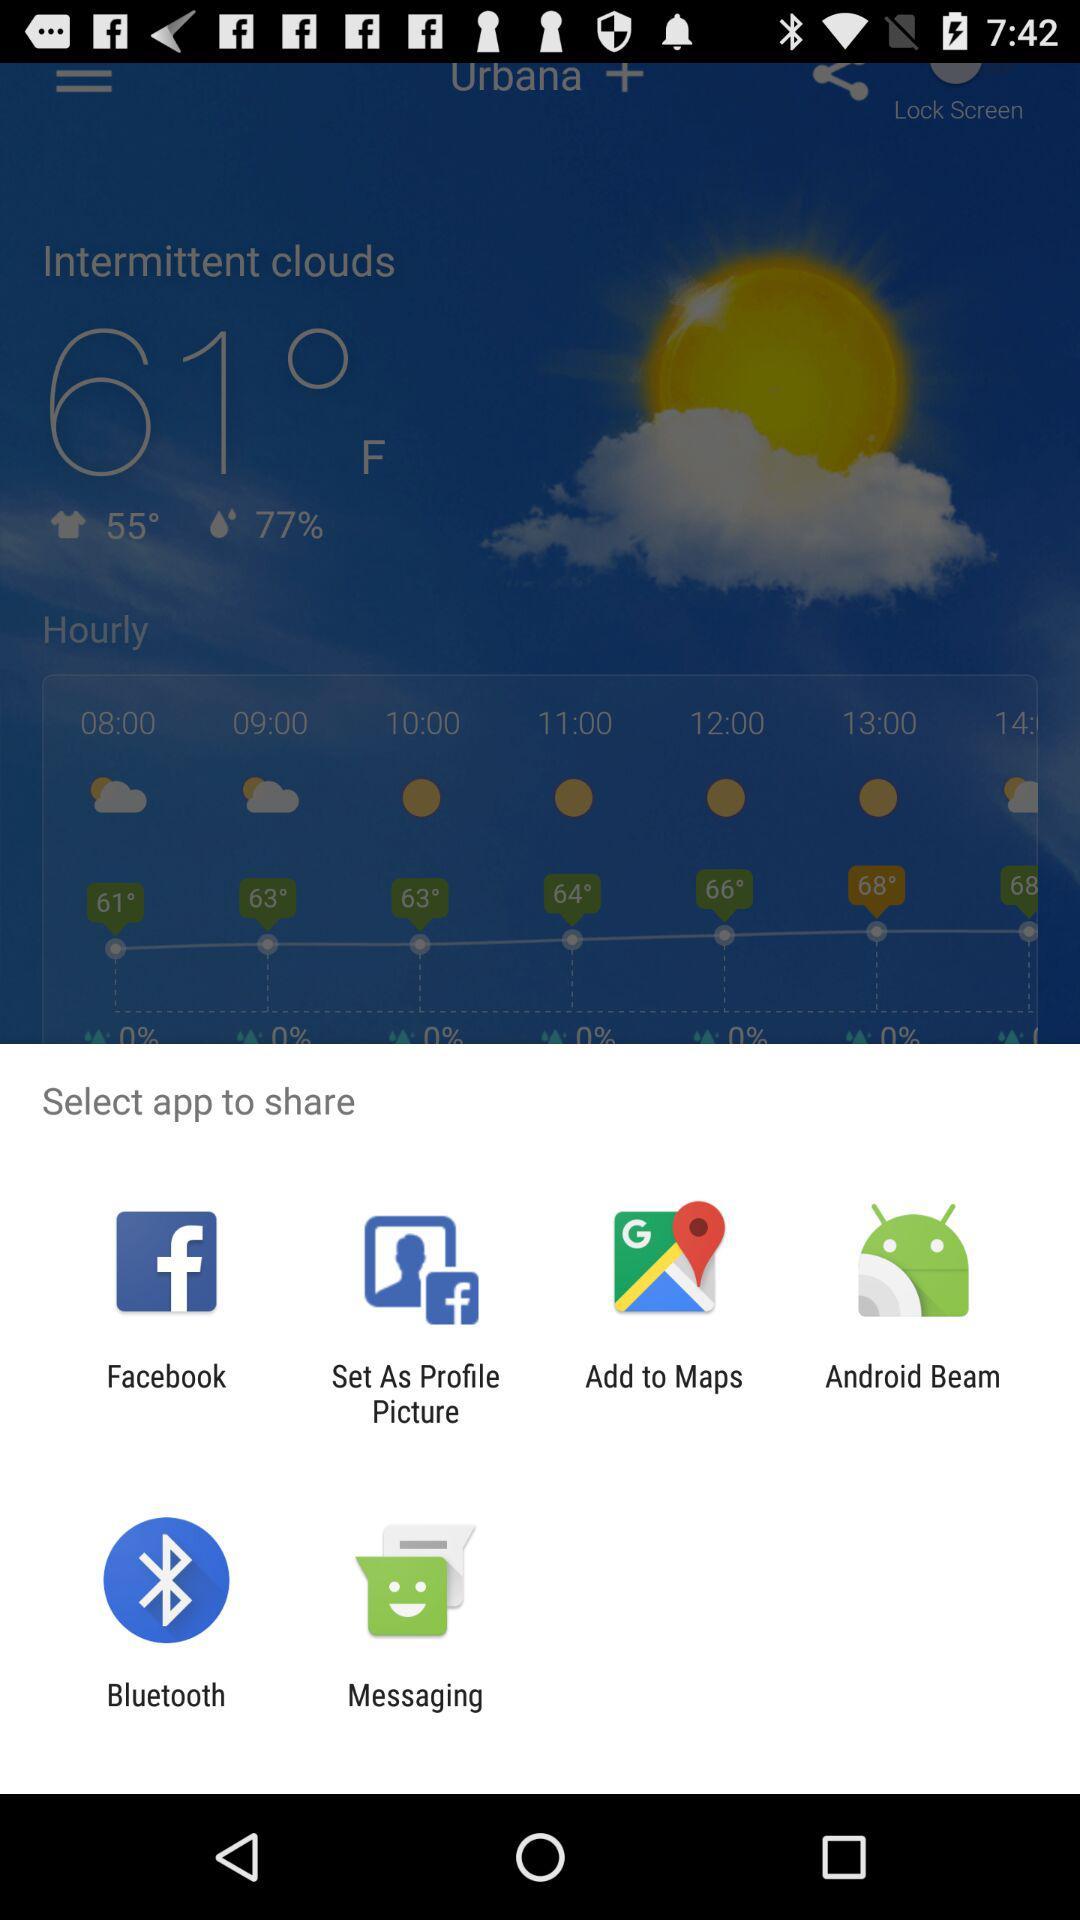 The image size is (1080, 1920). Describe the element at coordinates (165, 1392) in the screenshot. I see `the facebook` at that location.